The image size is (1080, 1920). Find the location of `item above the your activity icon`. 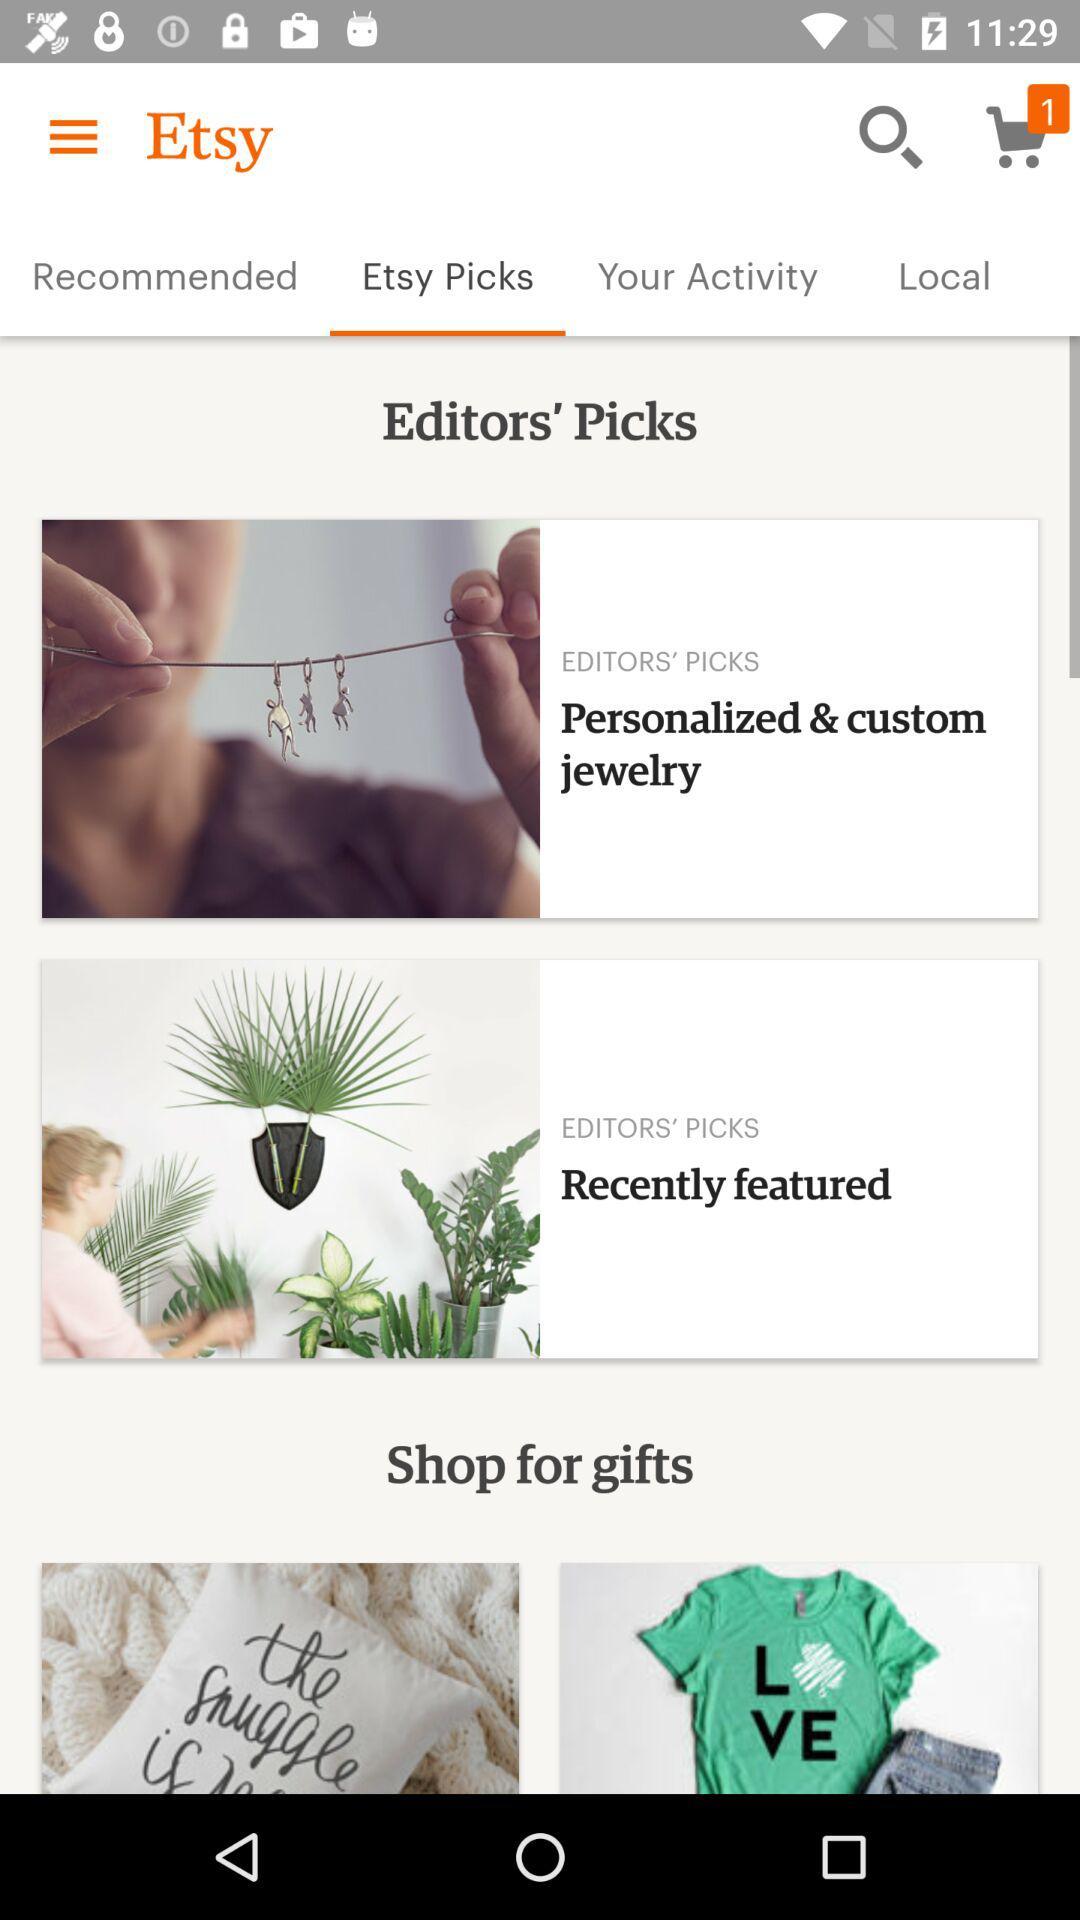

item above the your activity icon is located at coordinates (890, 135).